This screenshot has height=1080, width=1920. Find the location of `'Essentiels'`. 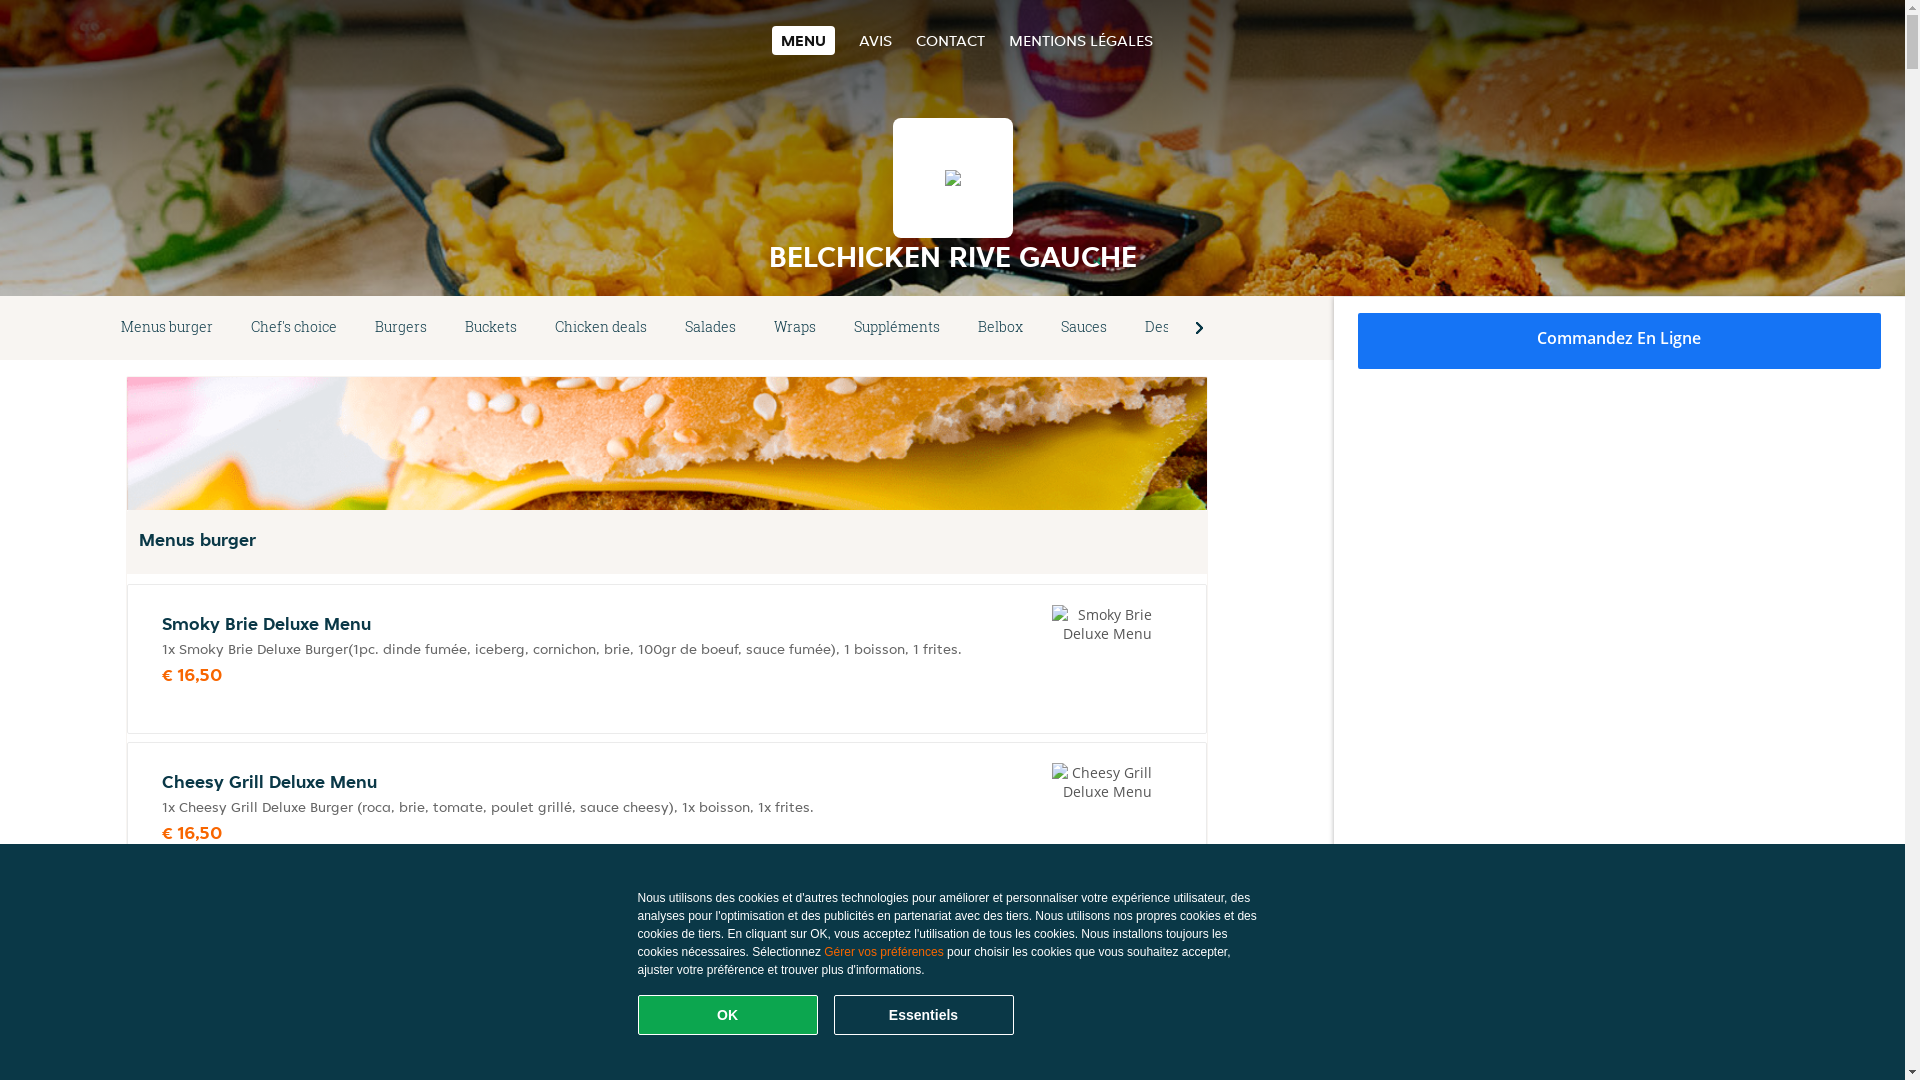

'Essentiels' is located at coordinates (834, 1014).